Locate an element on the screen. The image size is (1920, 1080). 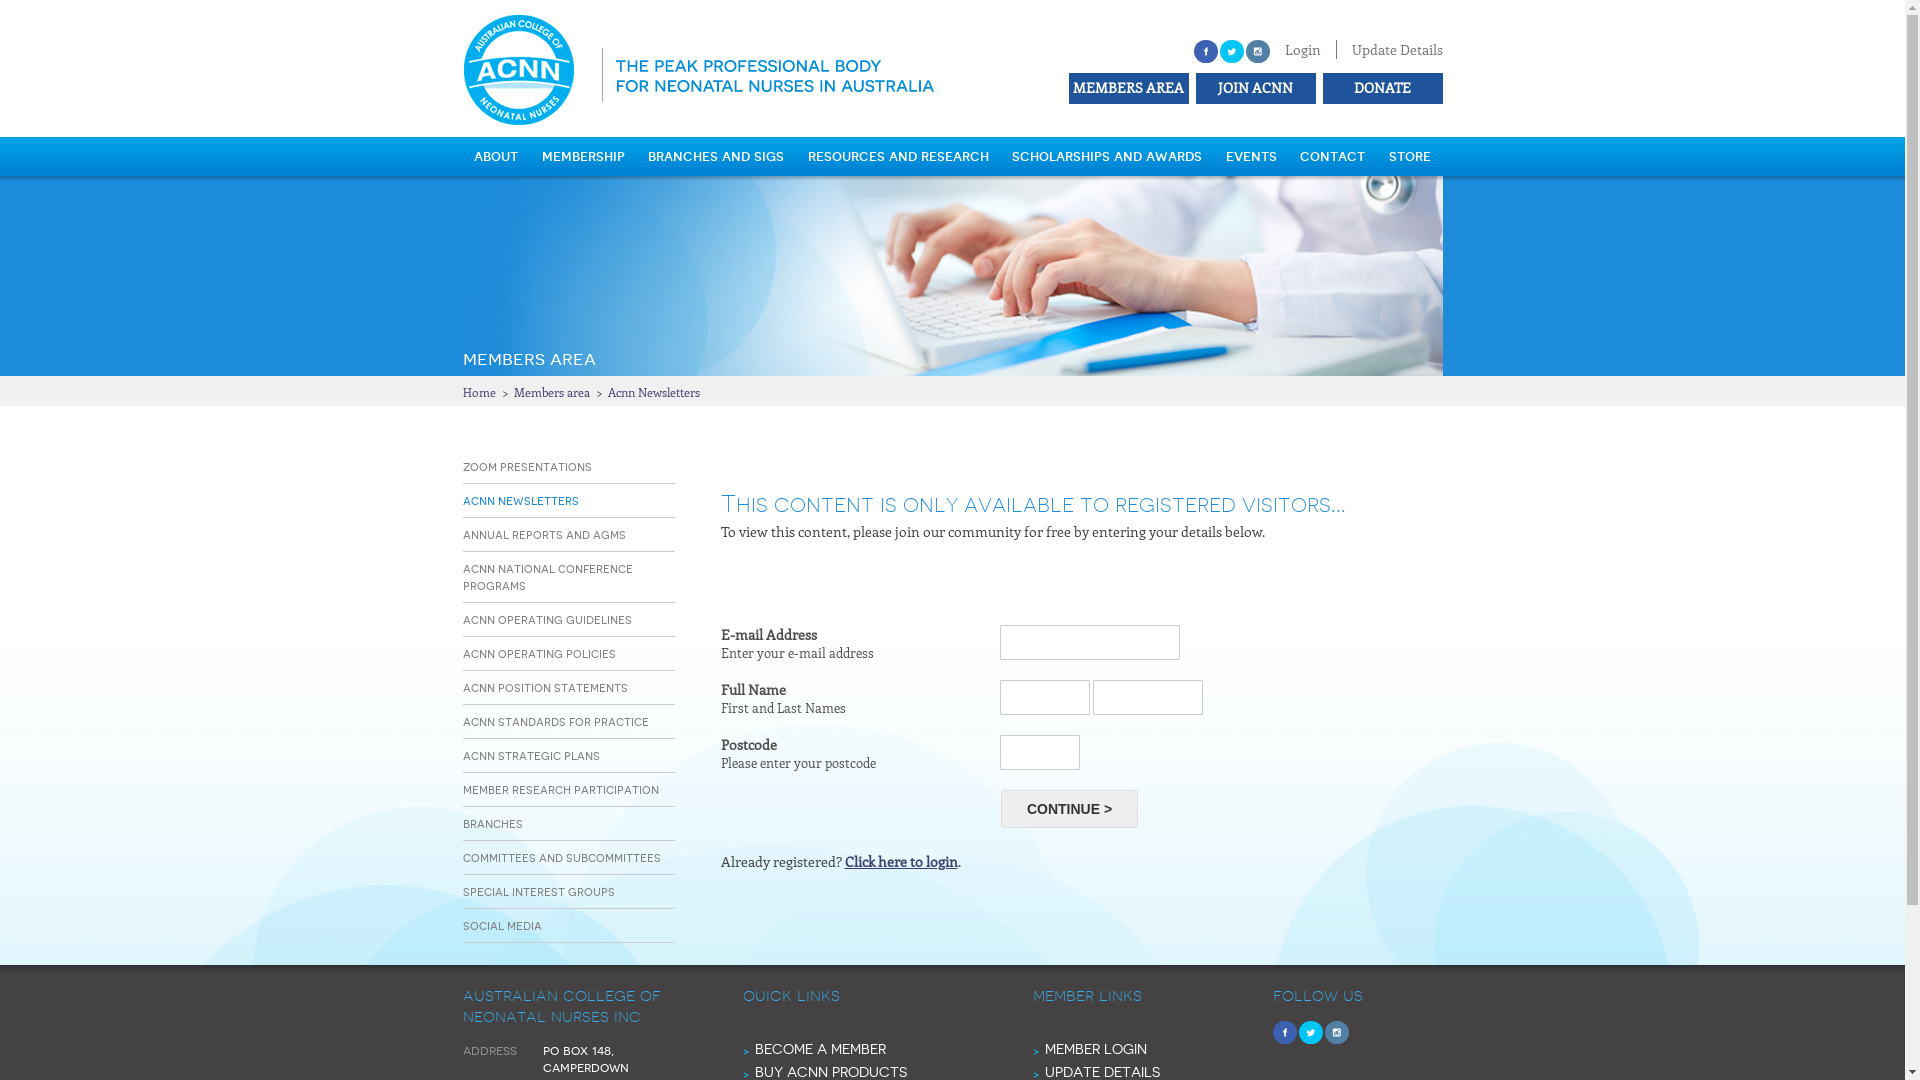
'UPDATE DETAILS' is located at coordinates (1100, 1071).